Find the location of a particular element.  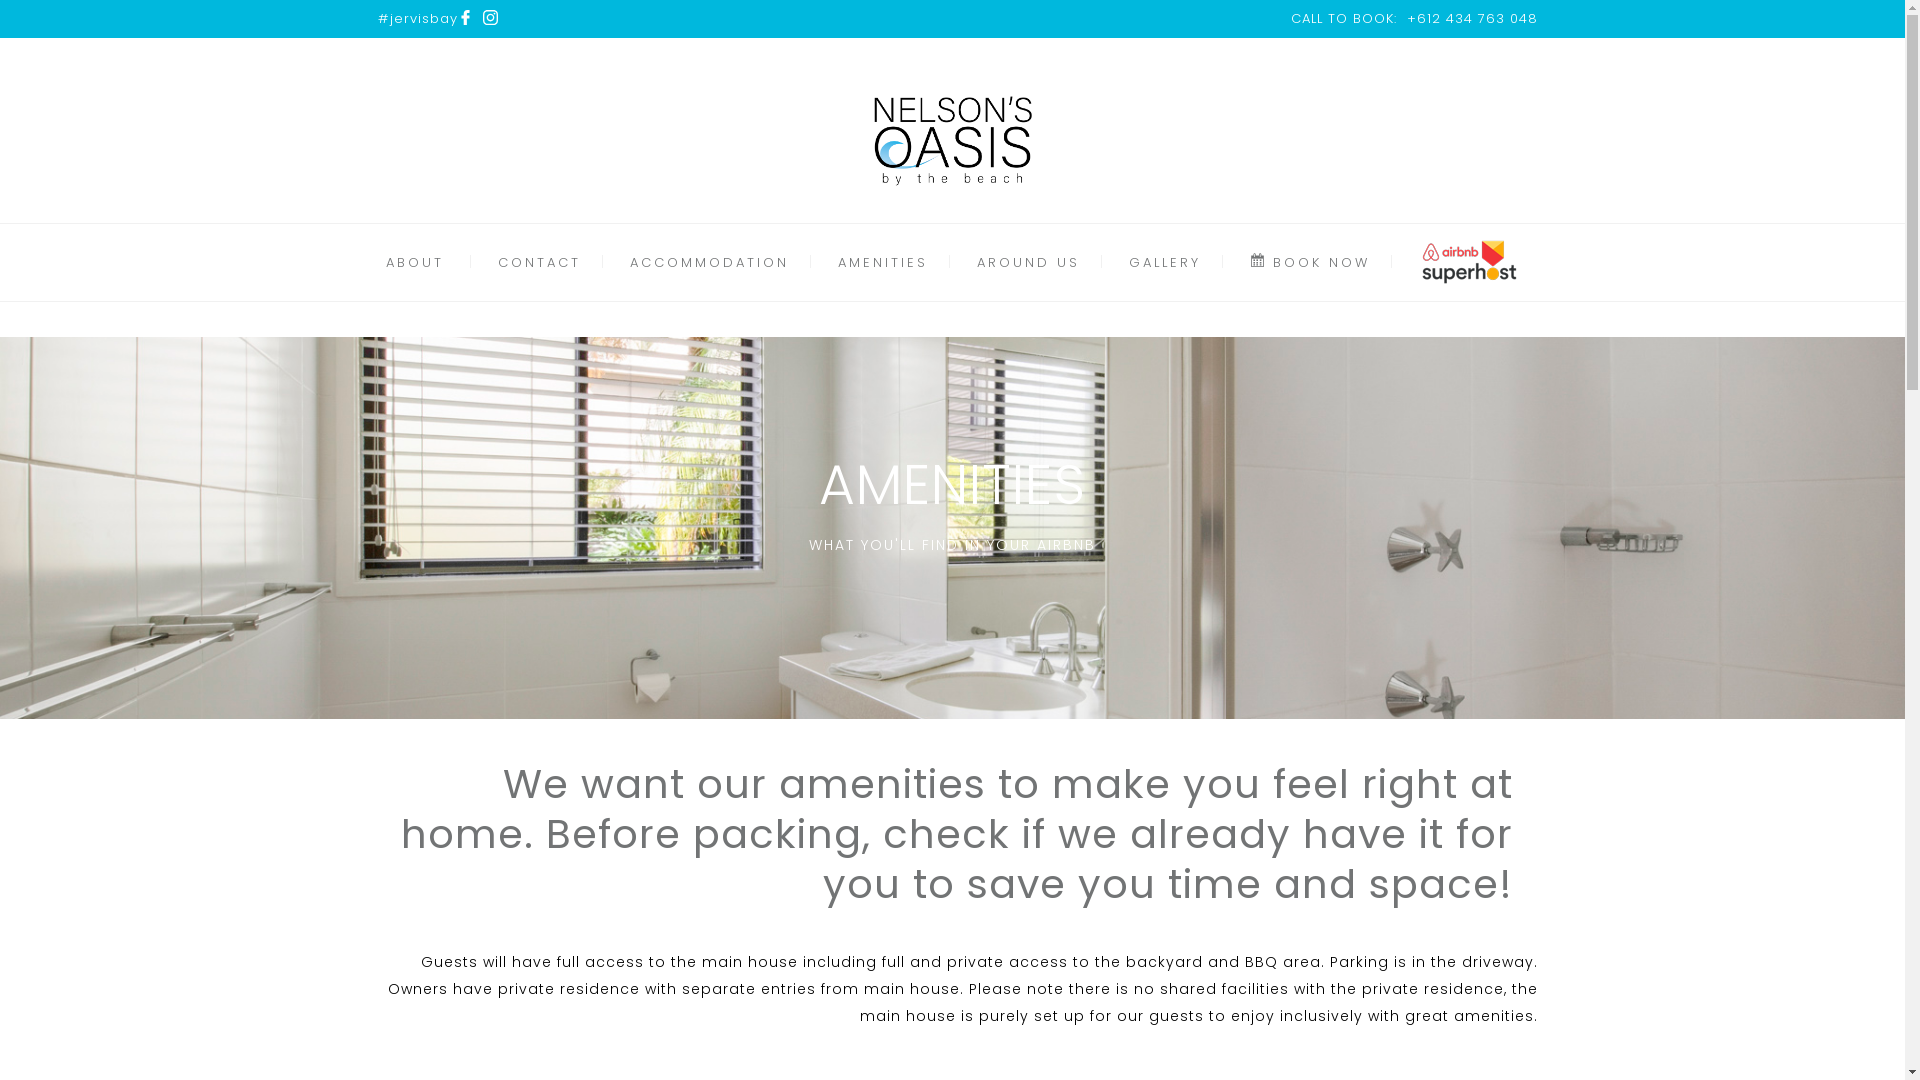

'AROUND US' is located at coordinates (1028, 261).